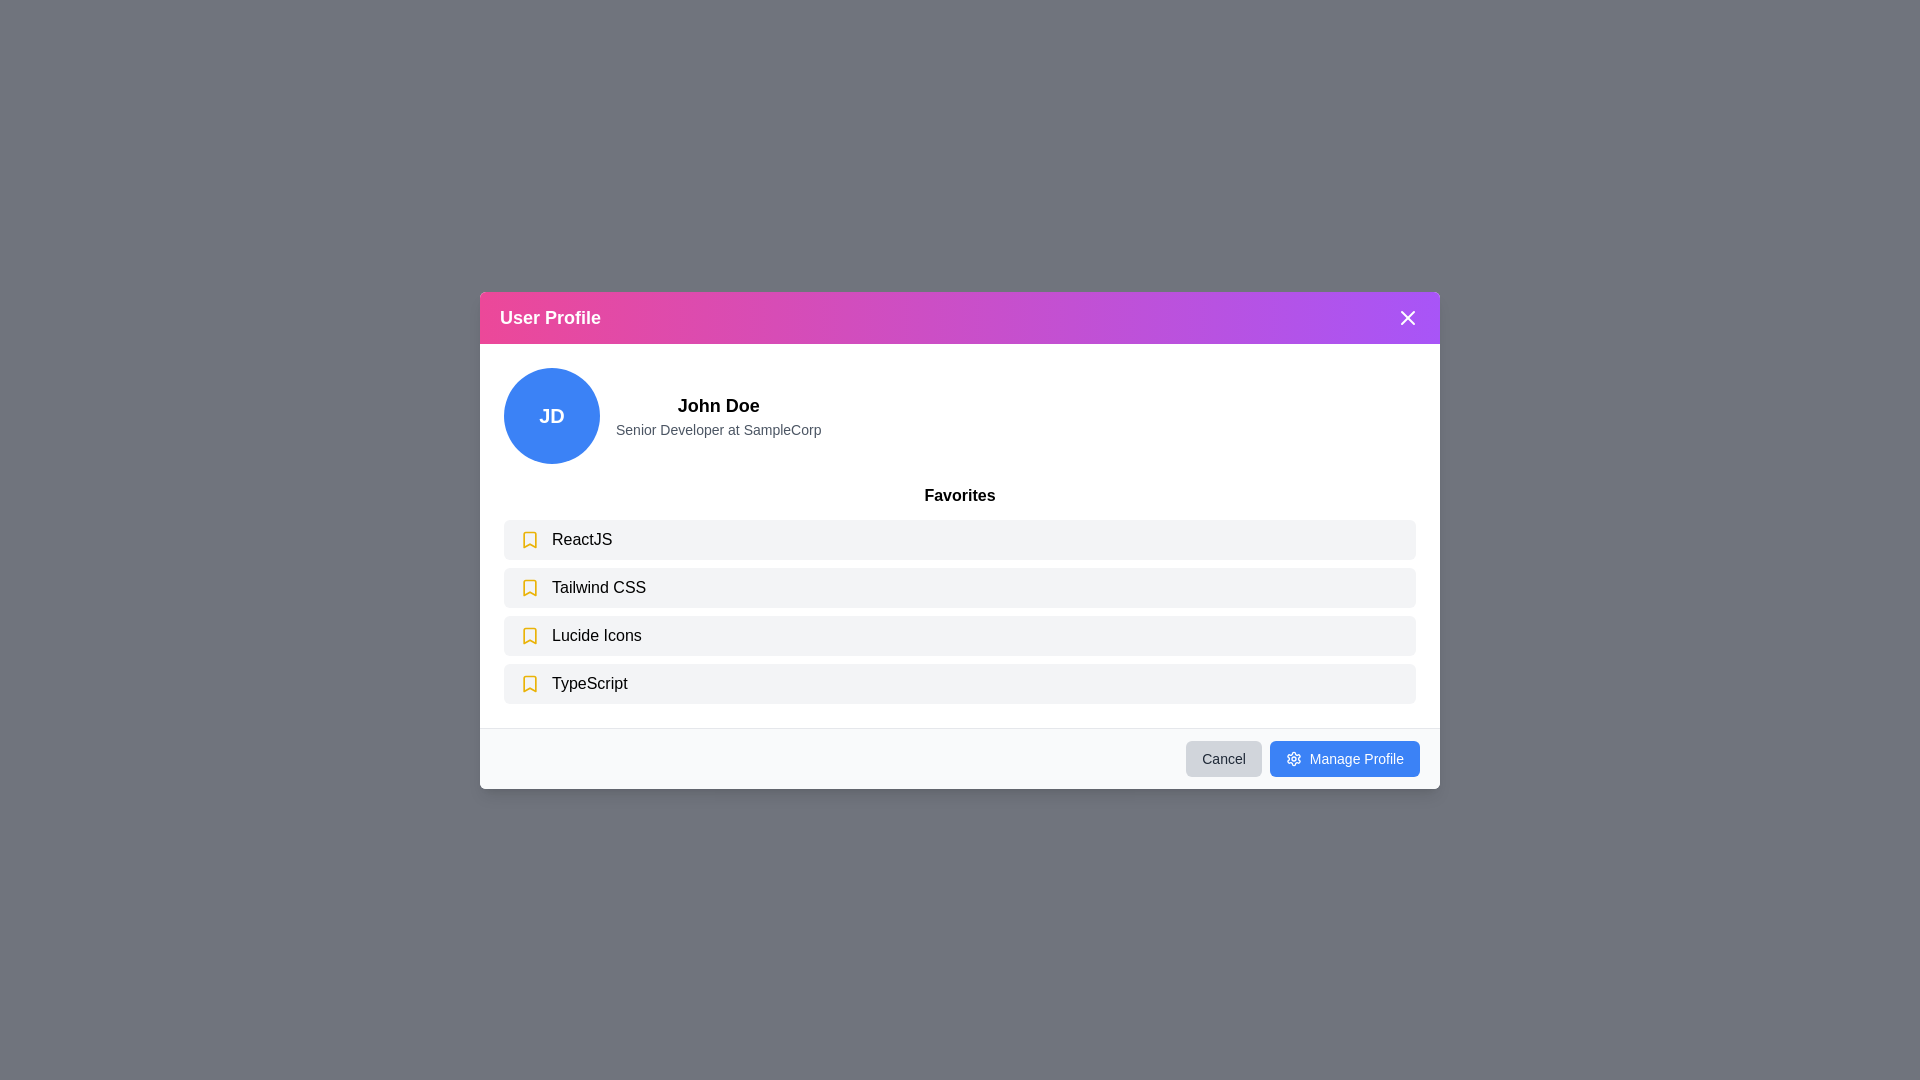  I want to click on the yellow bookmark icon next to the 'Lucide Icons' text in the user's favorites list within the profile dialog, so click(529, 635).